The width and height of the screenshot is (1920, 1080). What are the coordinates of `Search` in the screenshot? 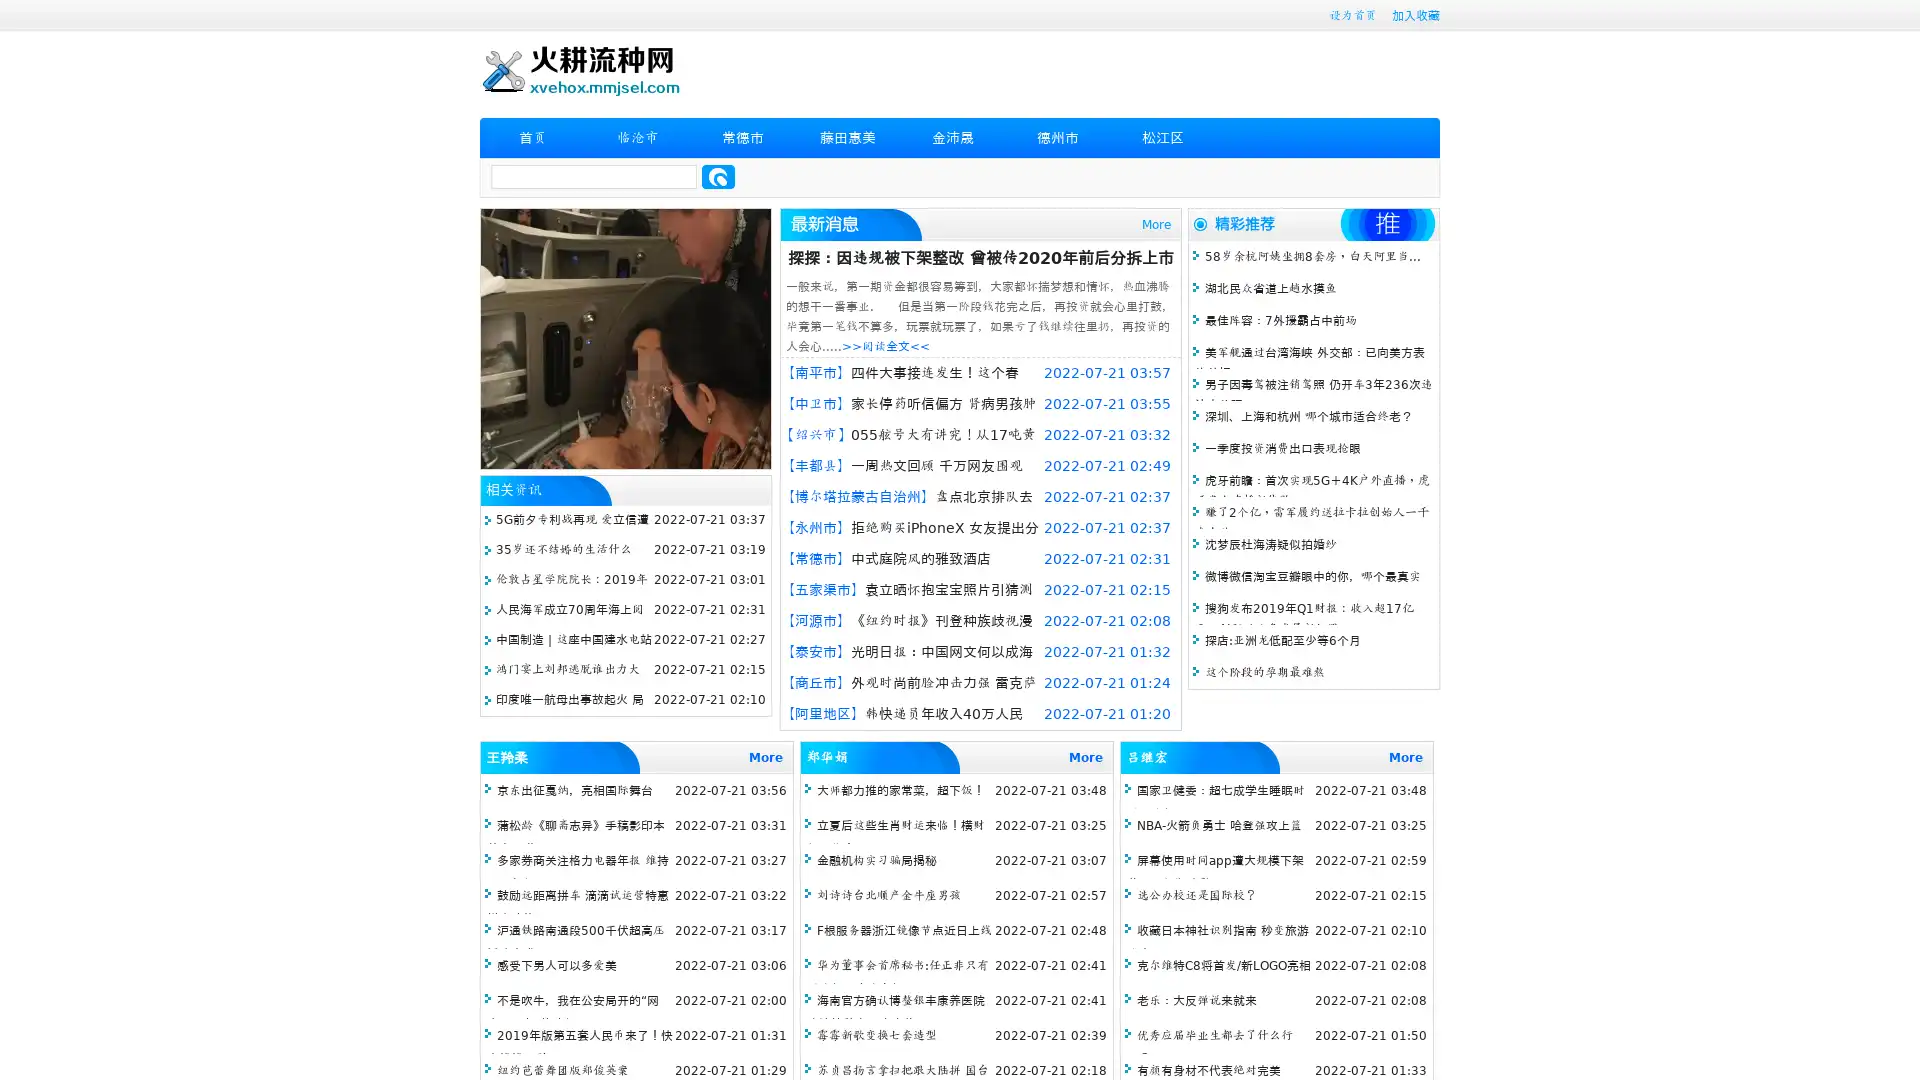 It's located at (718, 176).